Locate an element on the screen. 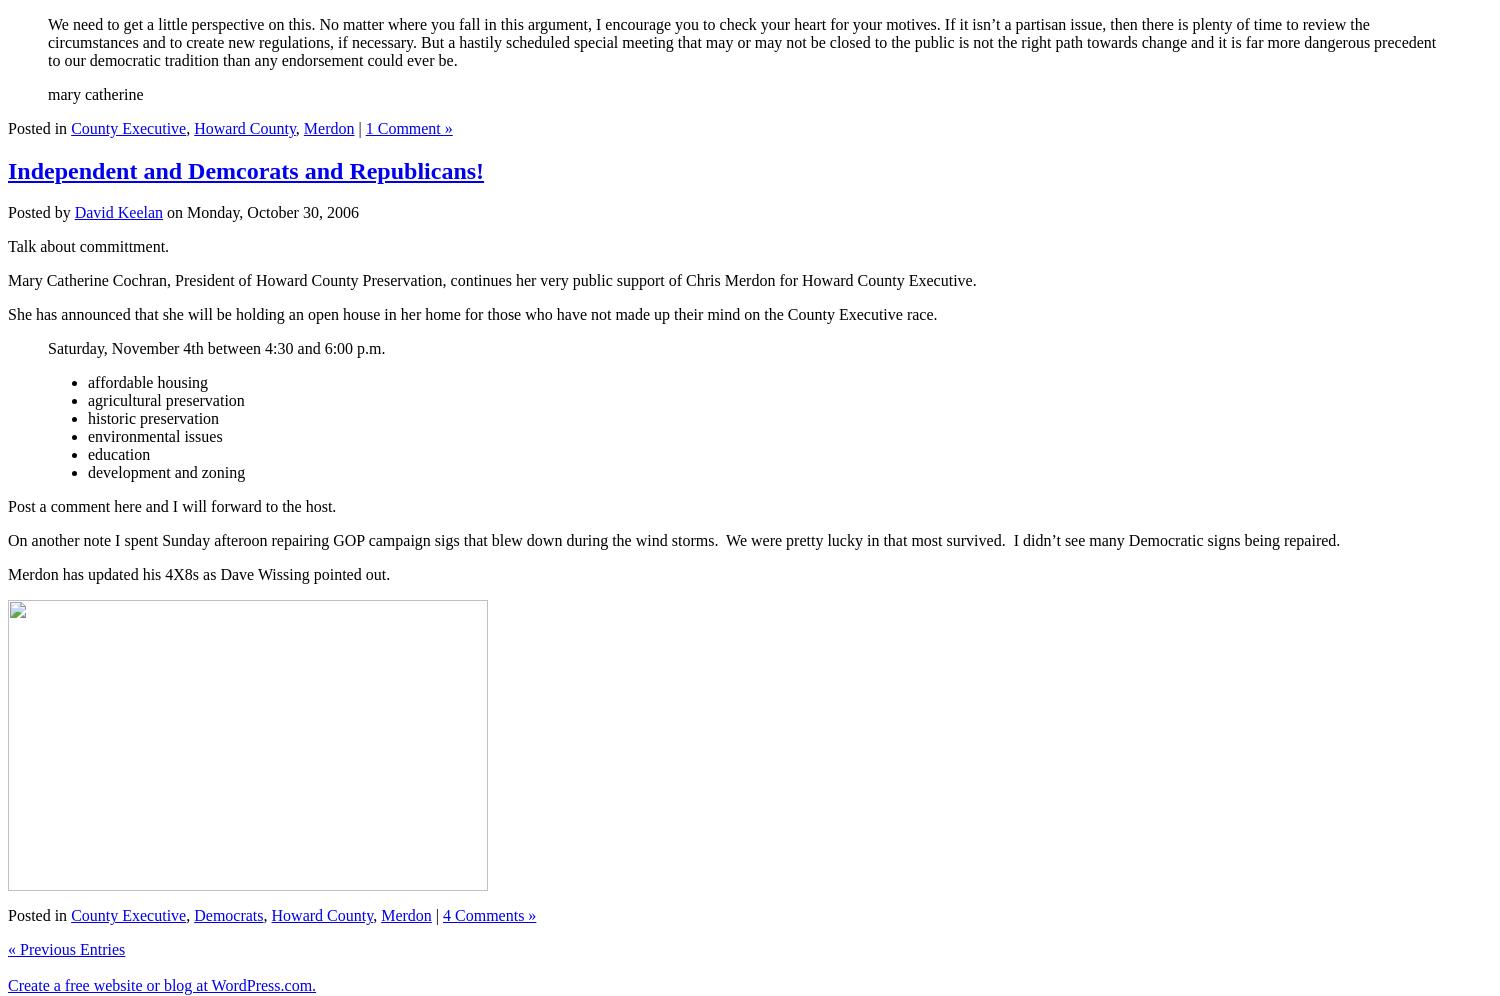 This screenshot has width=1500, height=996. 'Merdon has updated his 4X8s as Dave Wissing pointed out.' is located at coordinates (198, 573).